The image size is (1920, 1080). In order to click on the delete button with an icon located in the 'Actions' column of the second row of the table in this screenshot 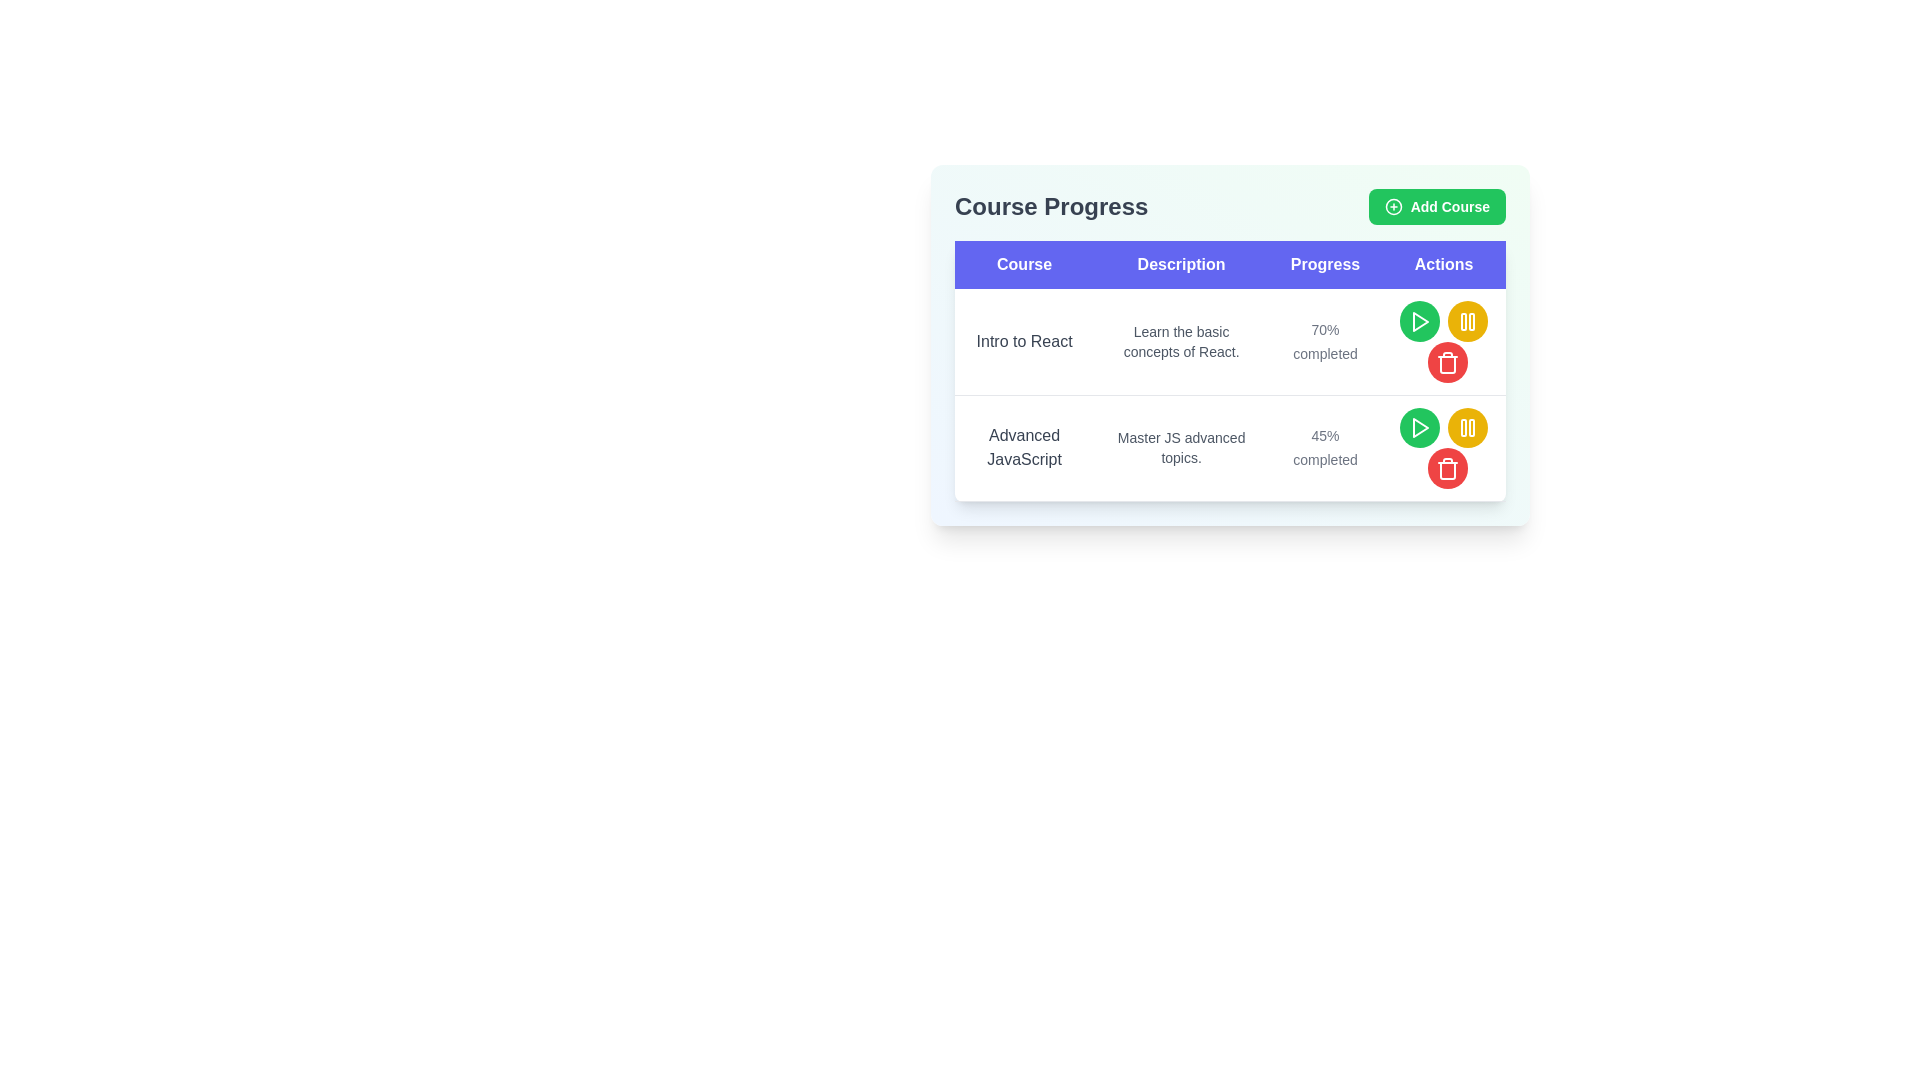, I will do `click(1448, 469)`.